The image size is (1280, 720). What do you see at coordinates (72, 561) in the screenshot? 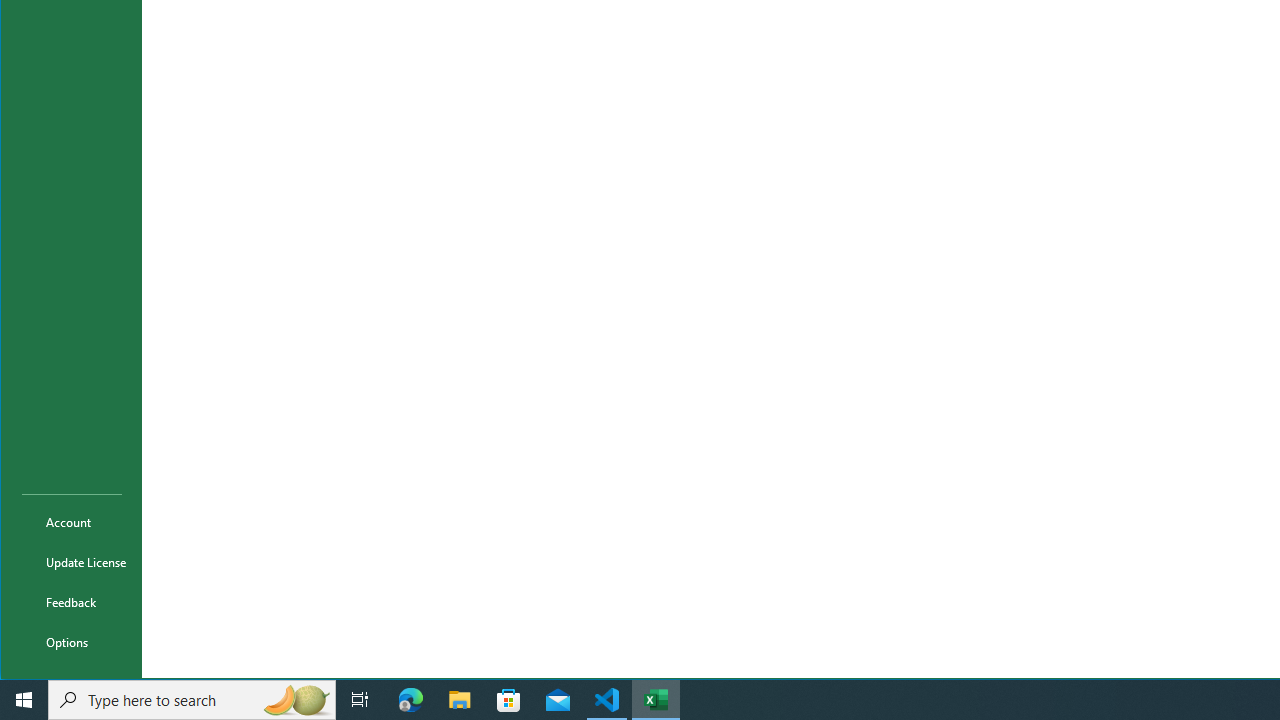
I see `'Update License'` at bounding box center [72, 561].